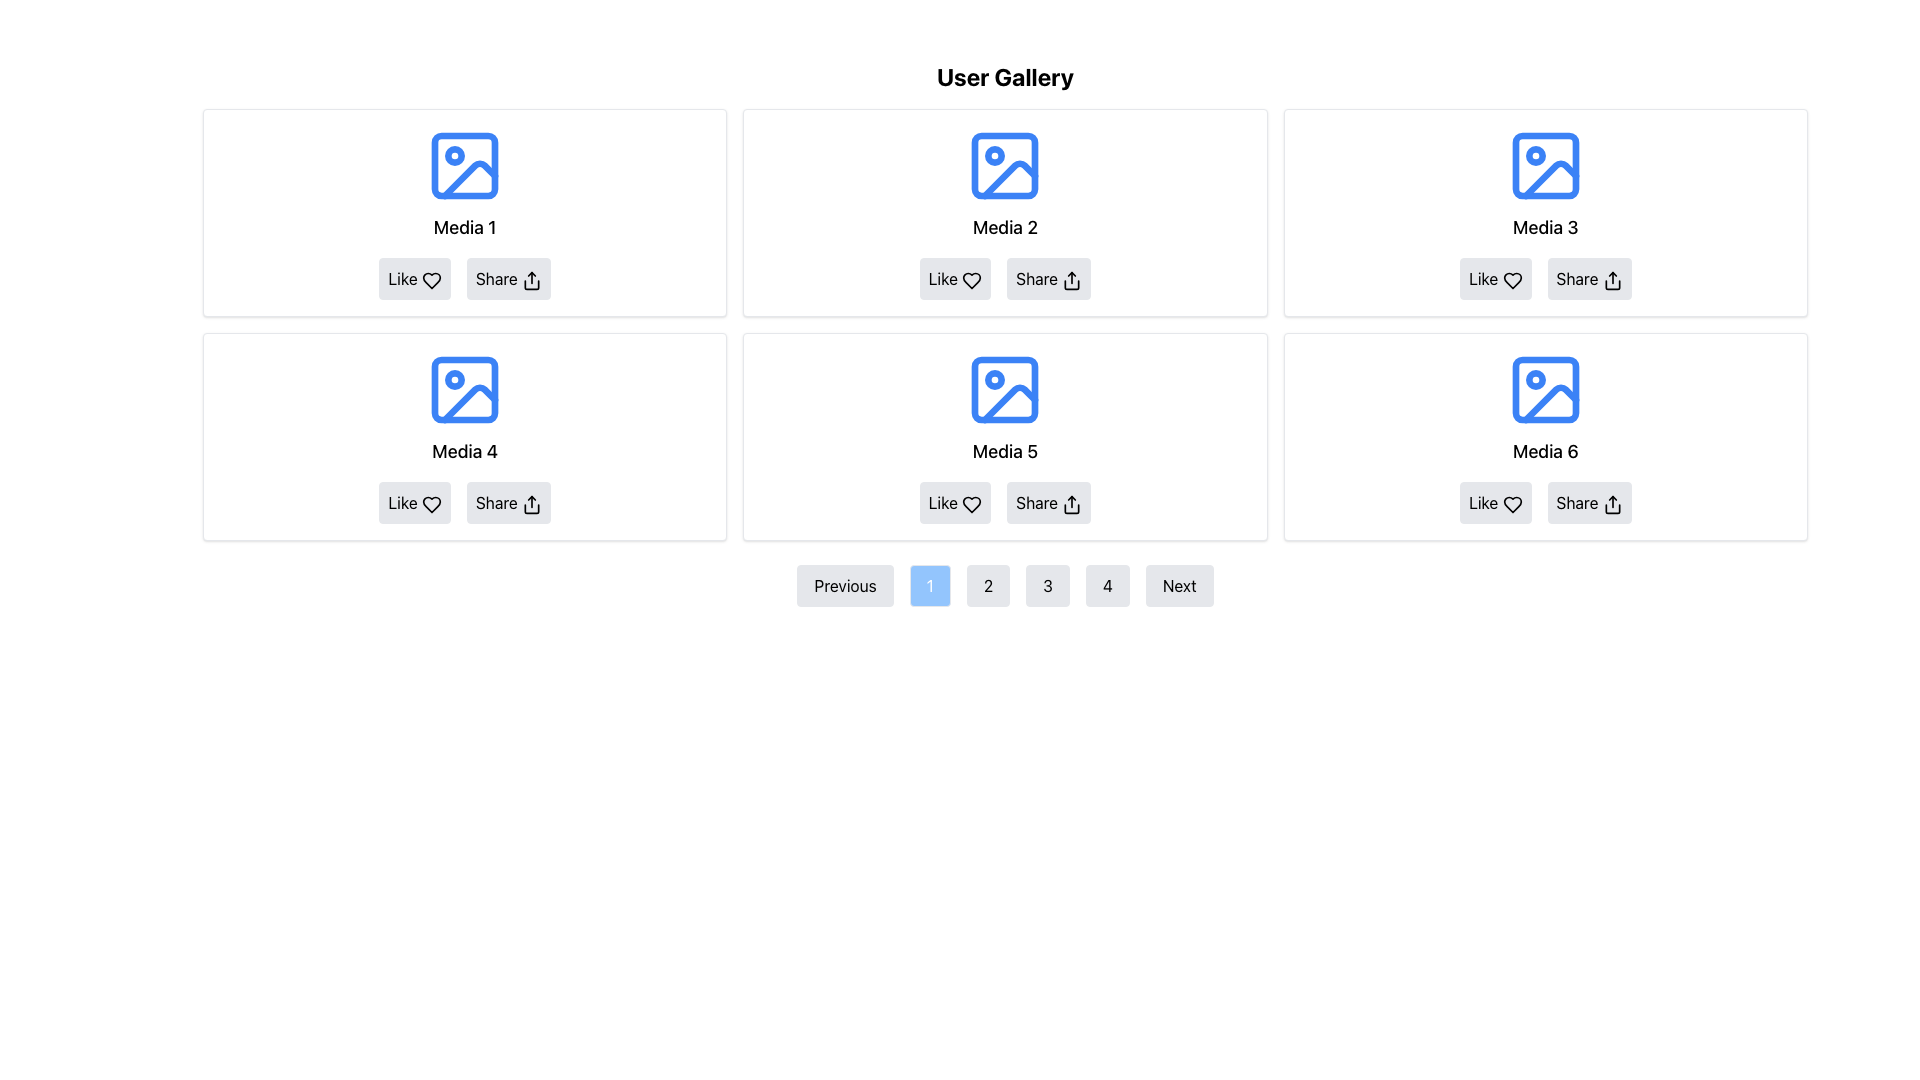 Image resolution: width=1920 pixels, height=1080 pixels. I want to click on the pagination button that navigates to the fourth page of content to observe its hover effects, so click(1106, 585).